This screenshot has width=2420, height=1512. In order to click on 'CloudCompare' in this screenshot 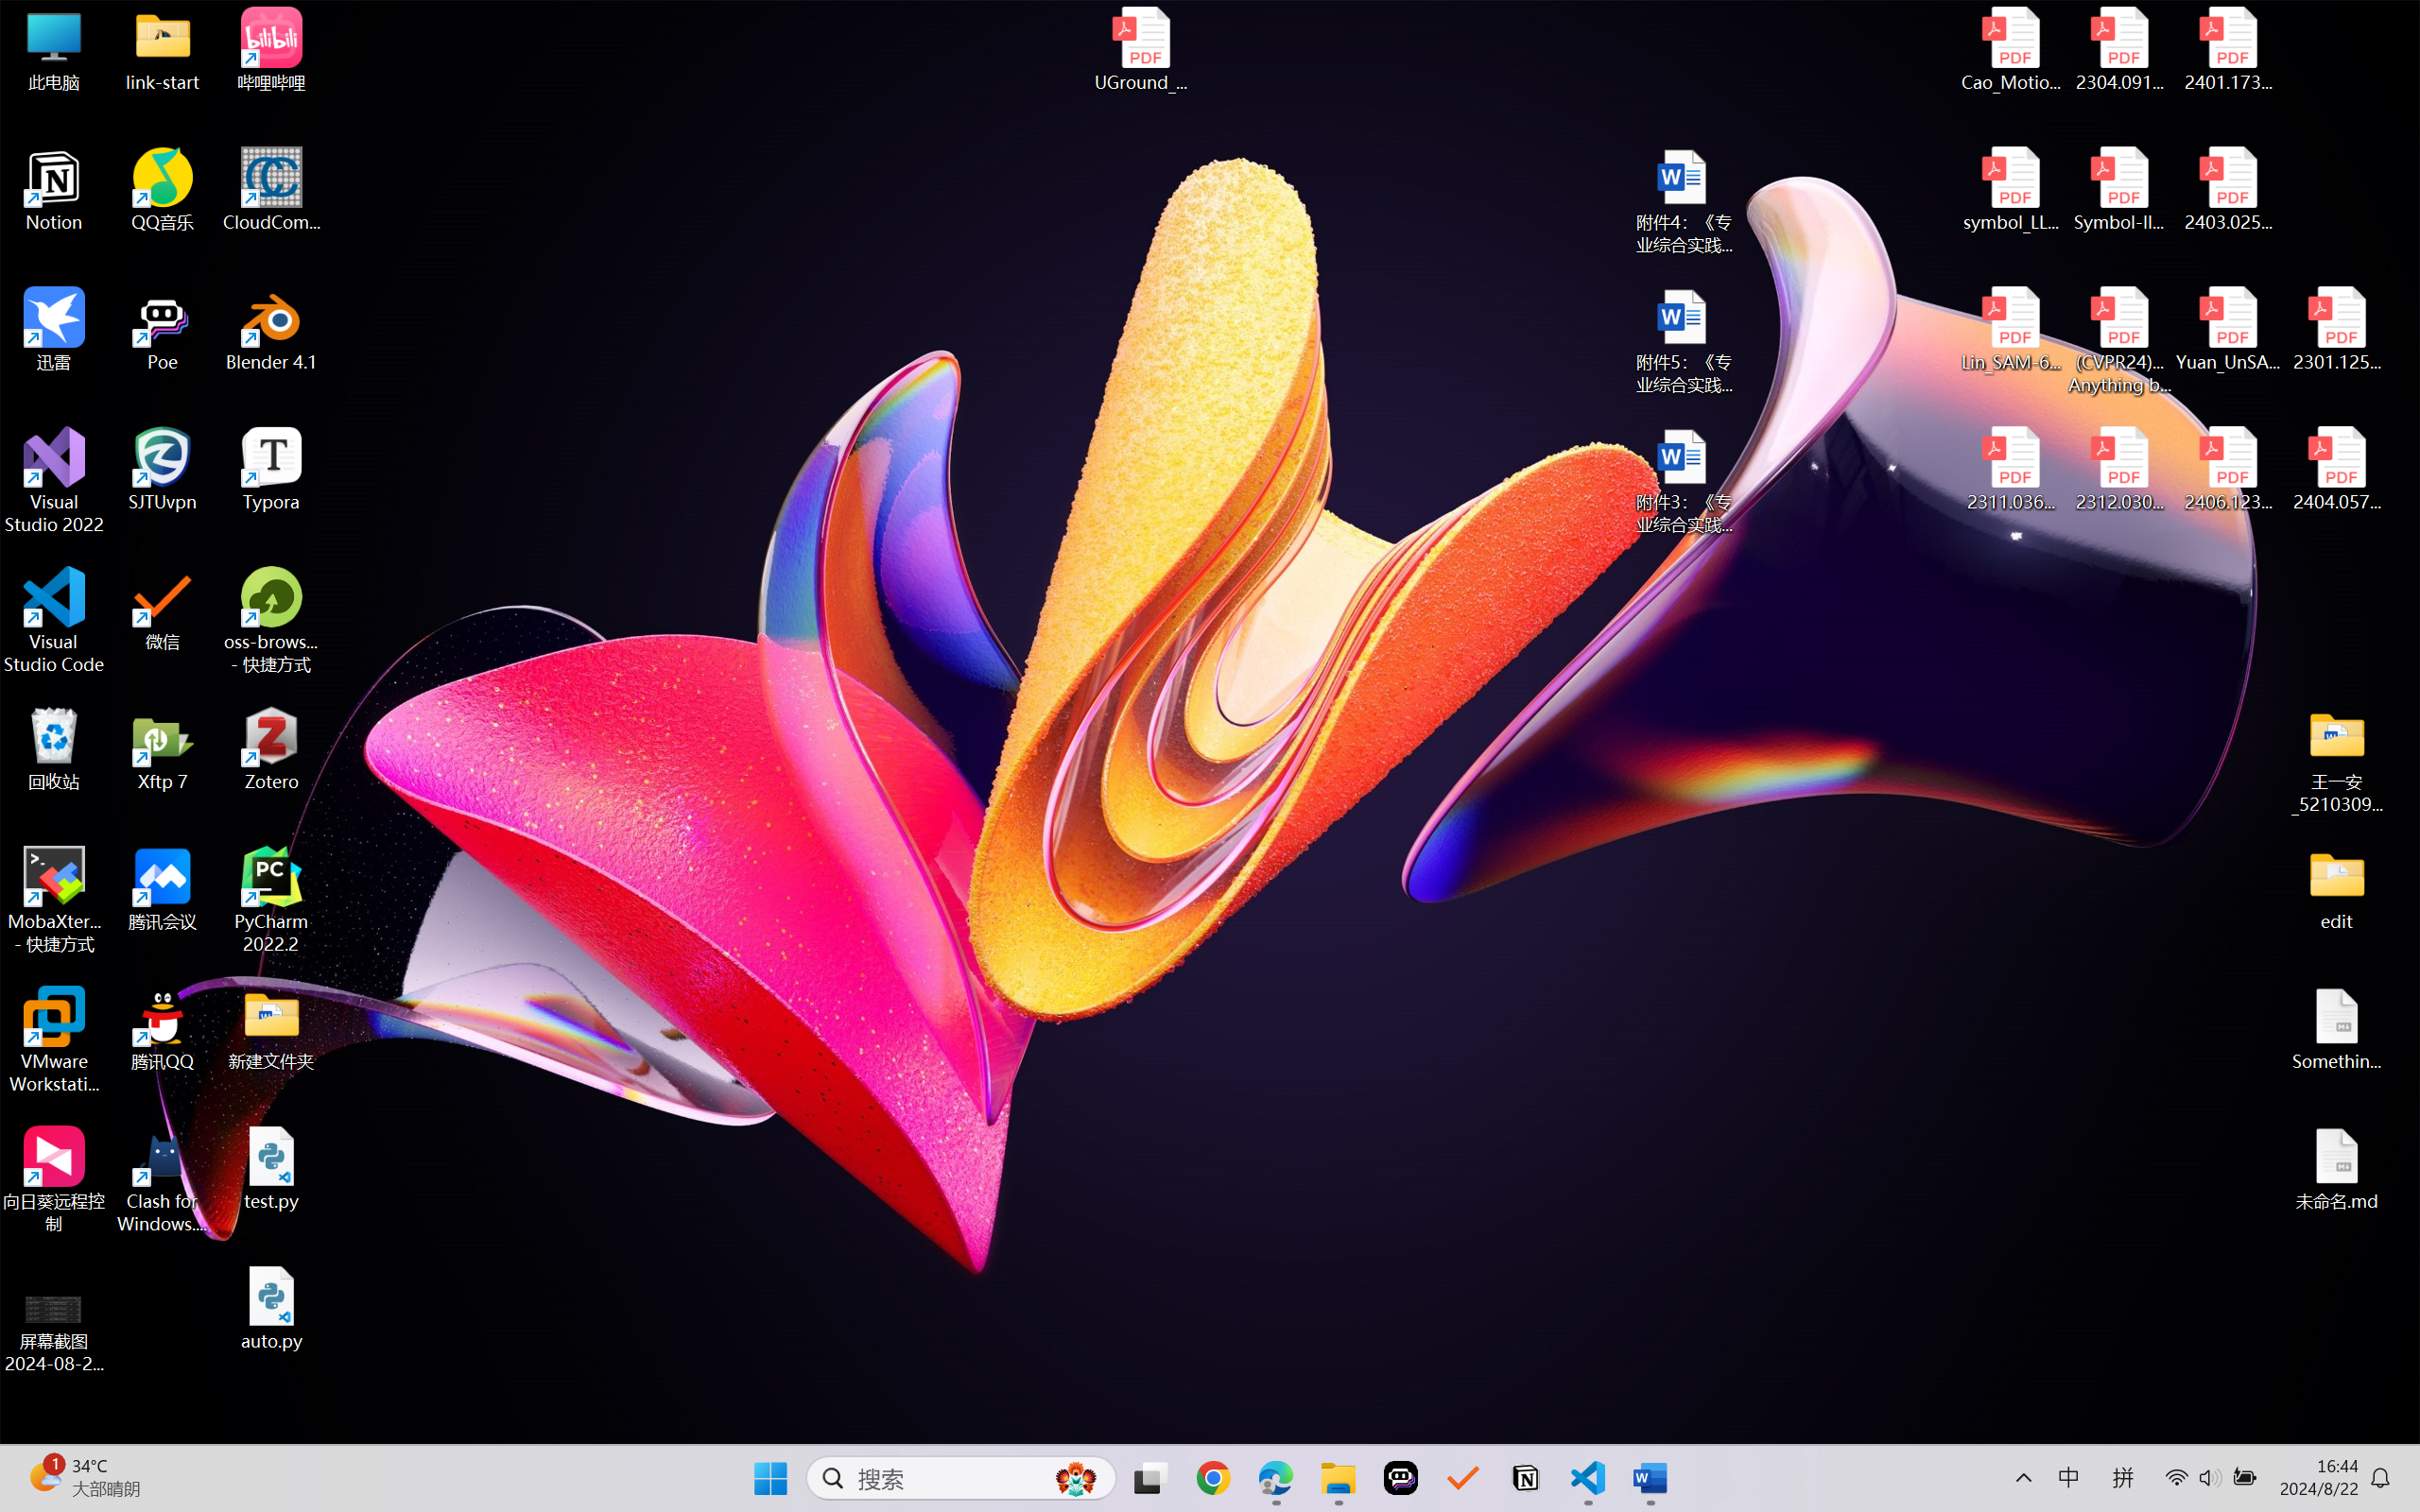, I will do `click(271, 190)`.